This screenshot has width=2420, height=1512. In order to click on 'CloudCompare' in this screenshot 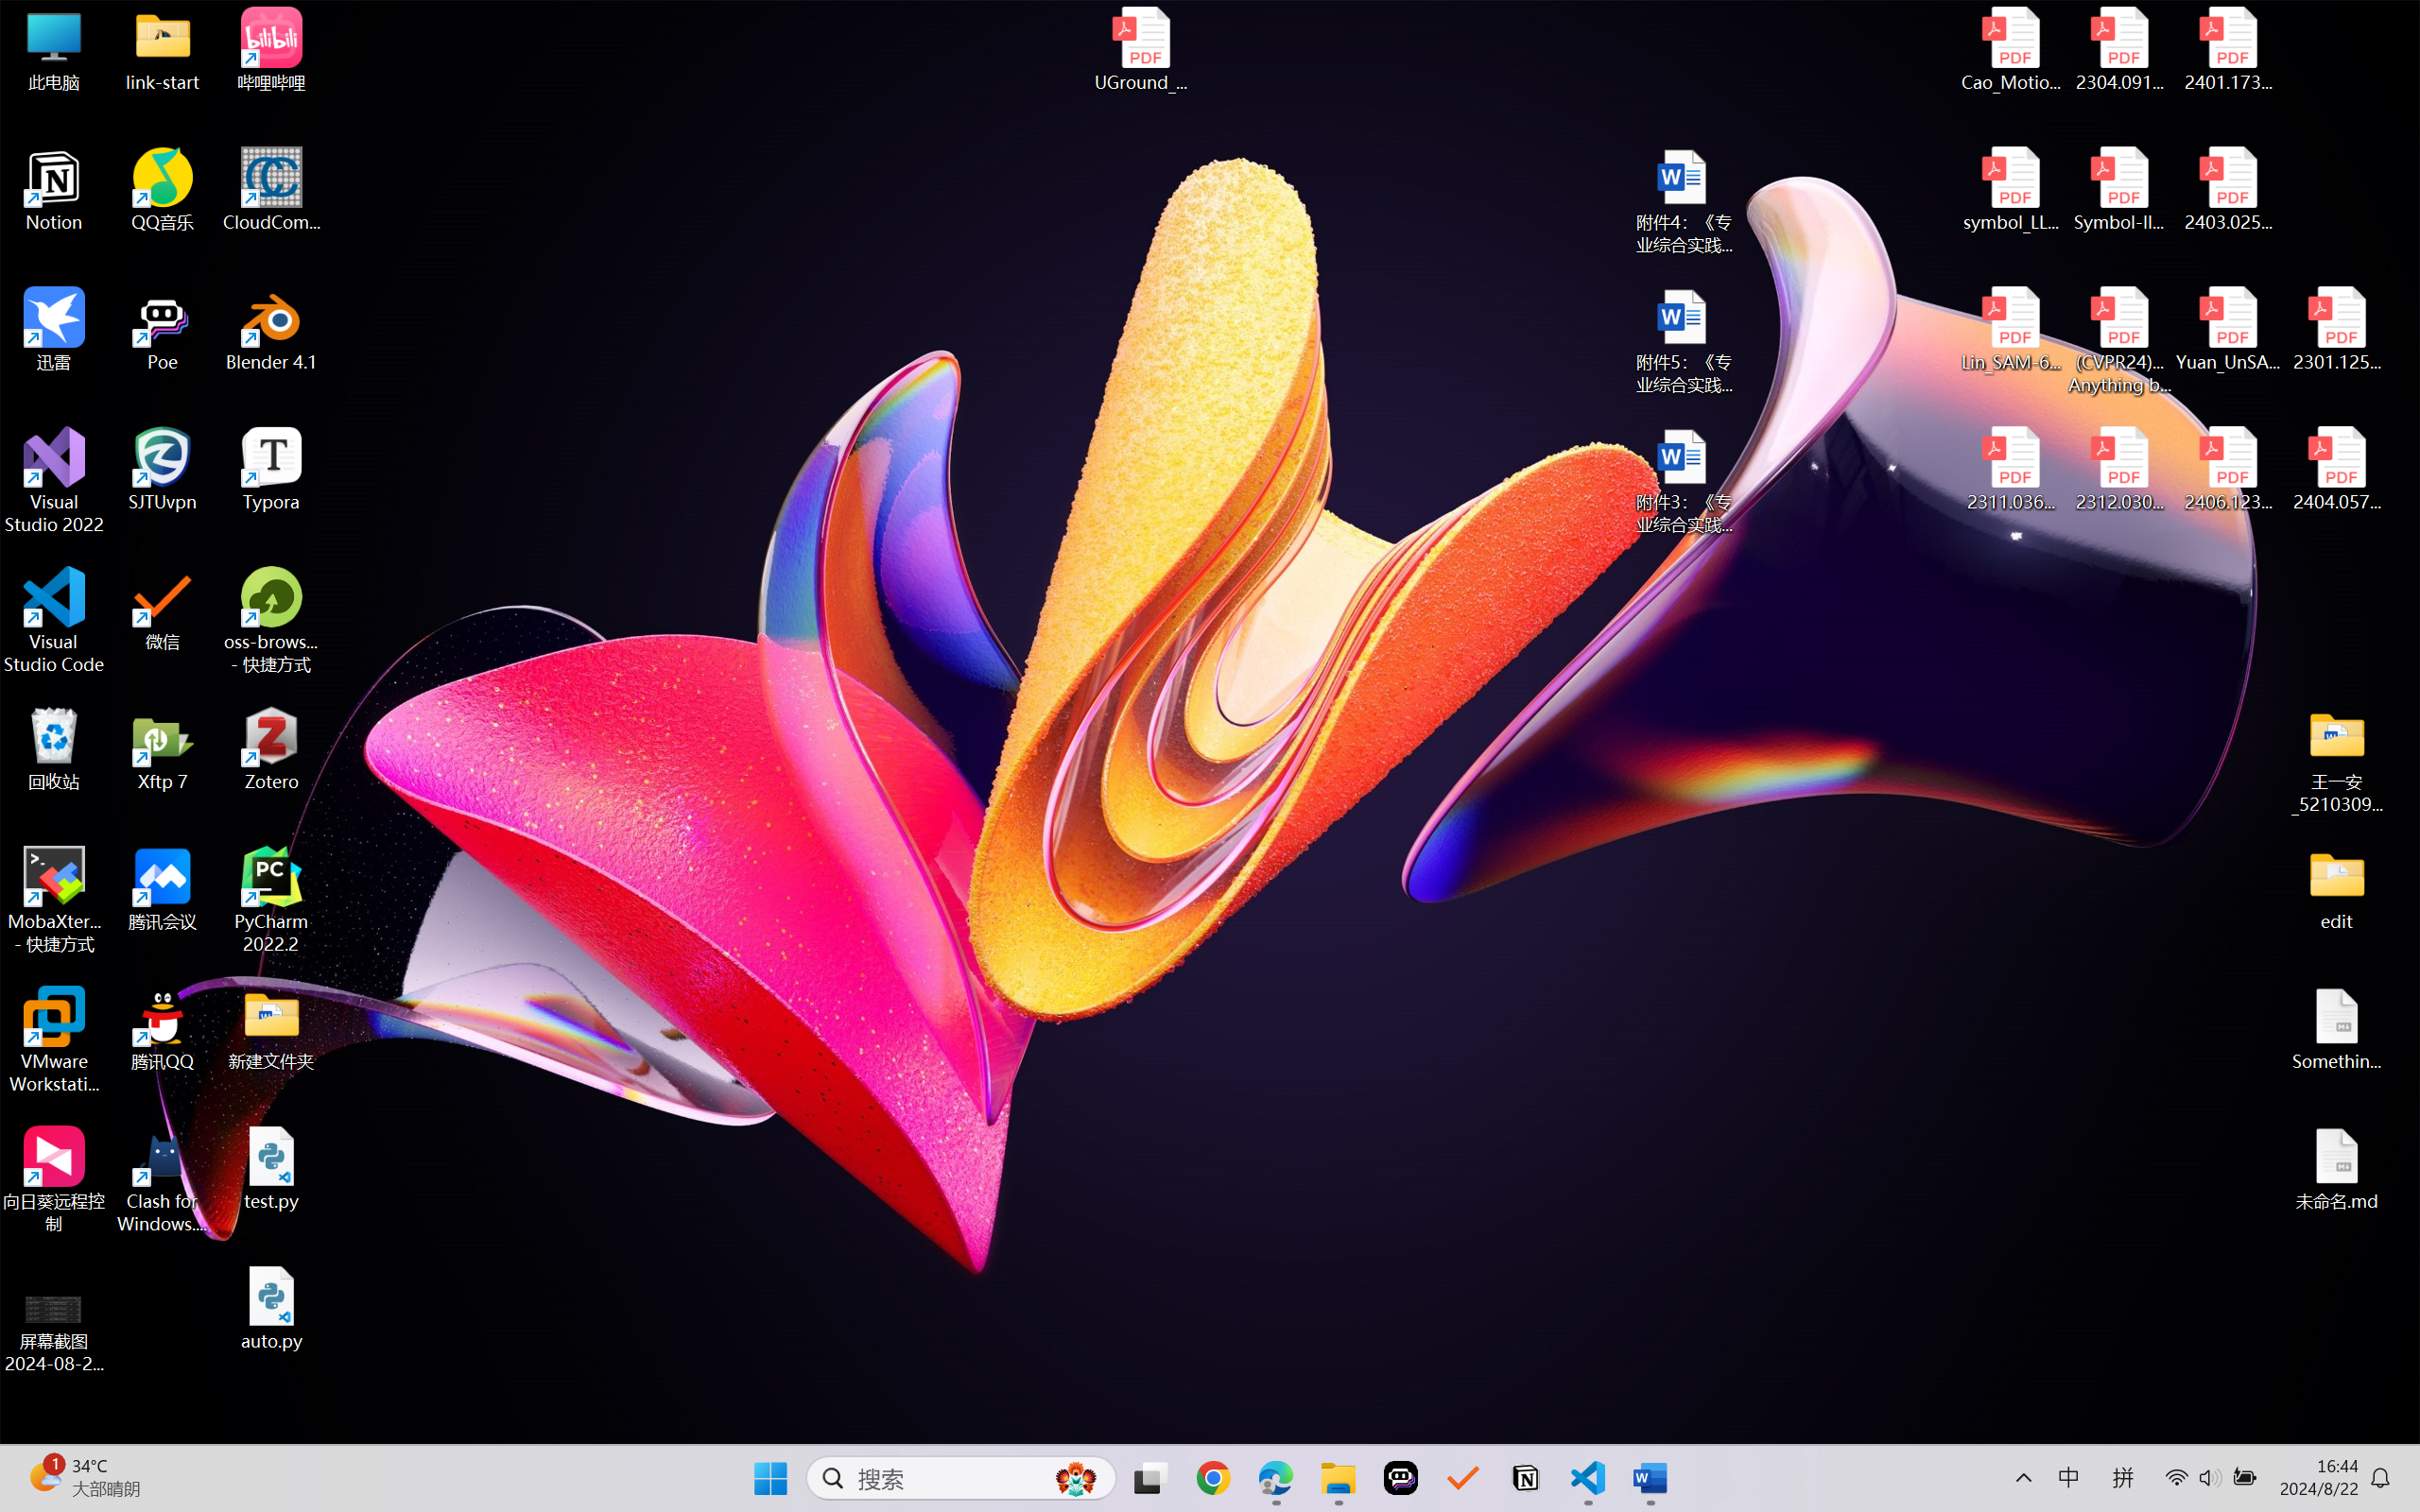, I will do `click(271, 190)`.